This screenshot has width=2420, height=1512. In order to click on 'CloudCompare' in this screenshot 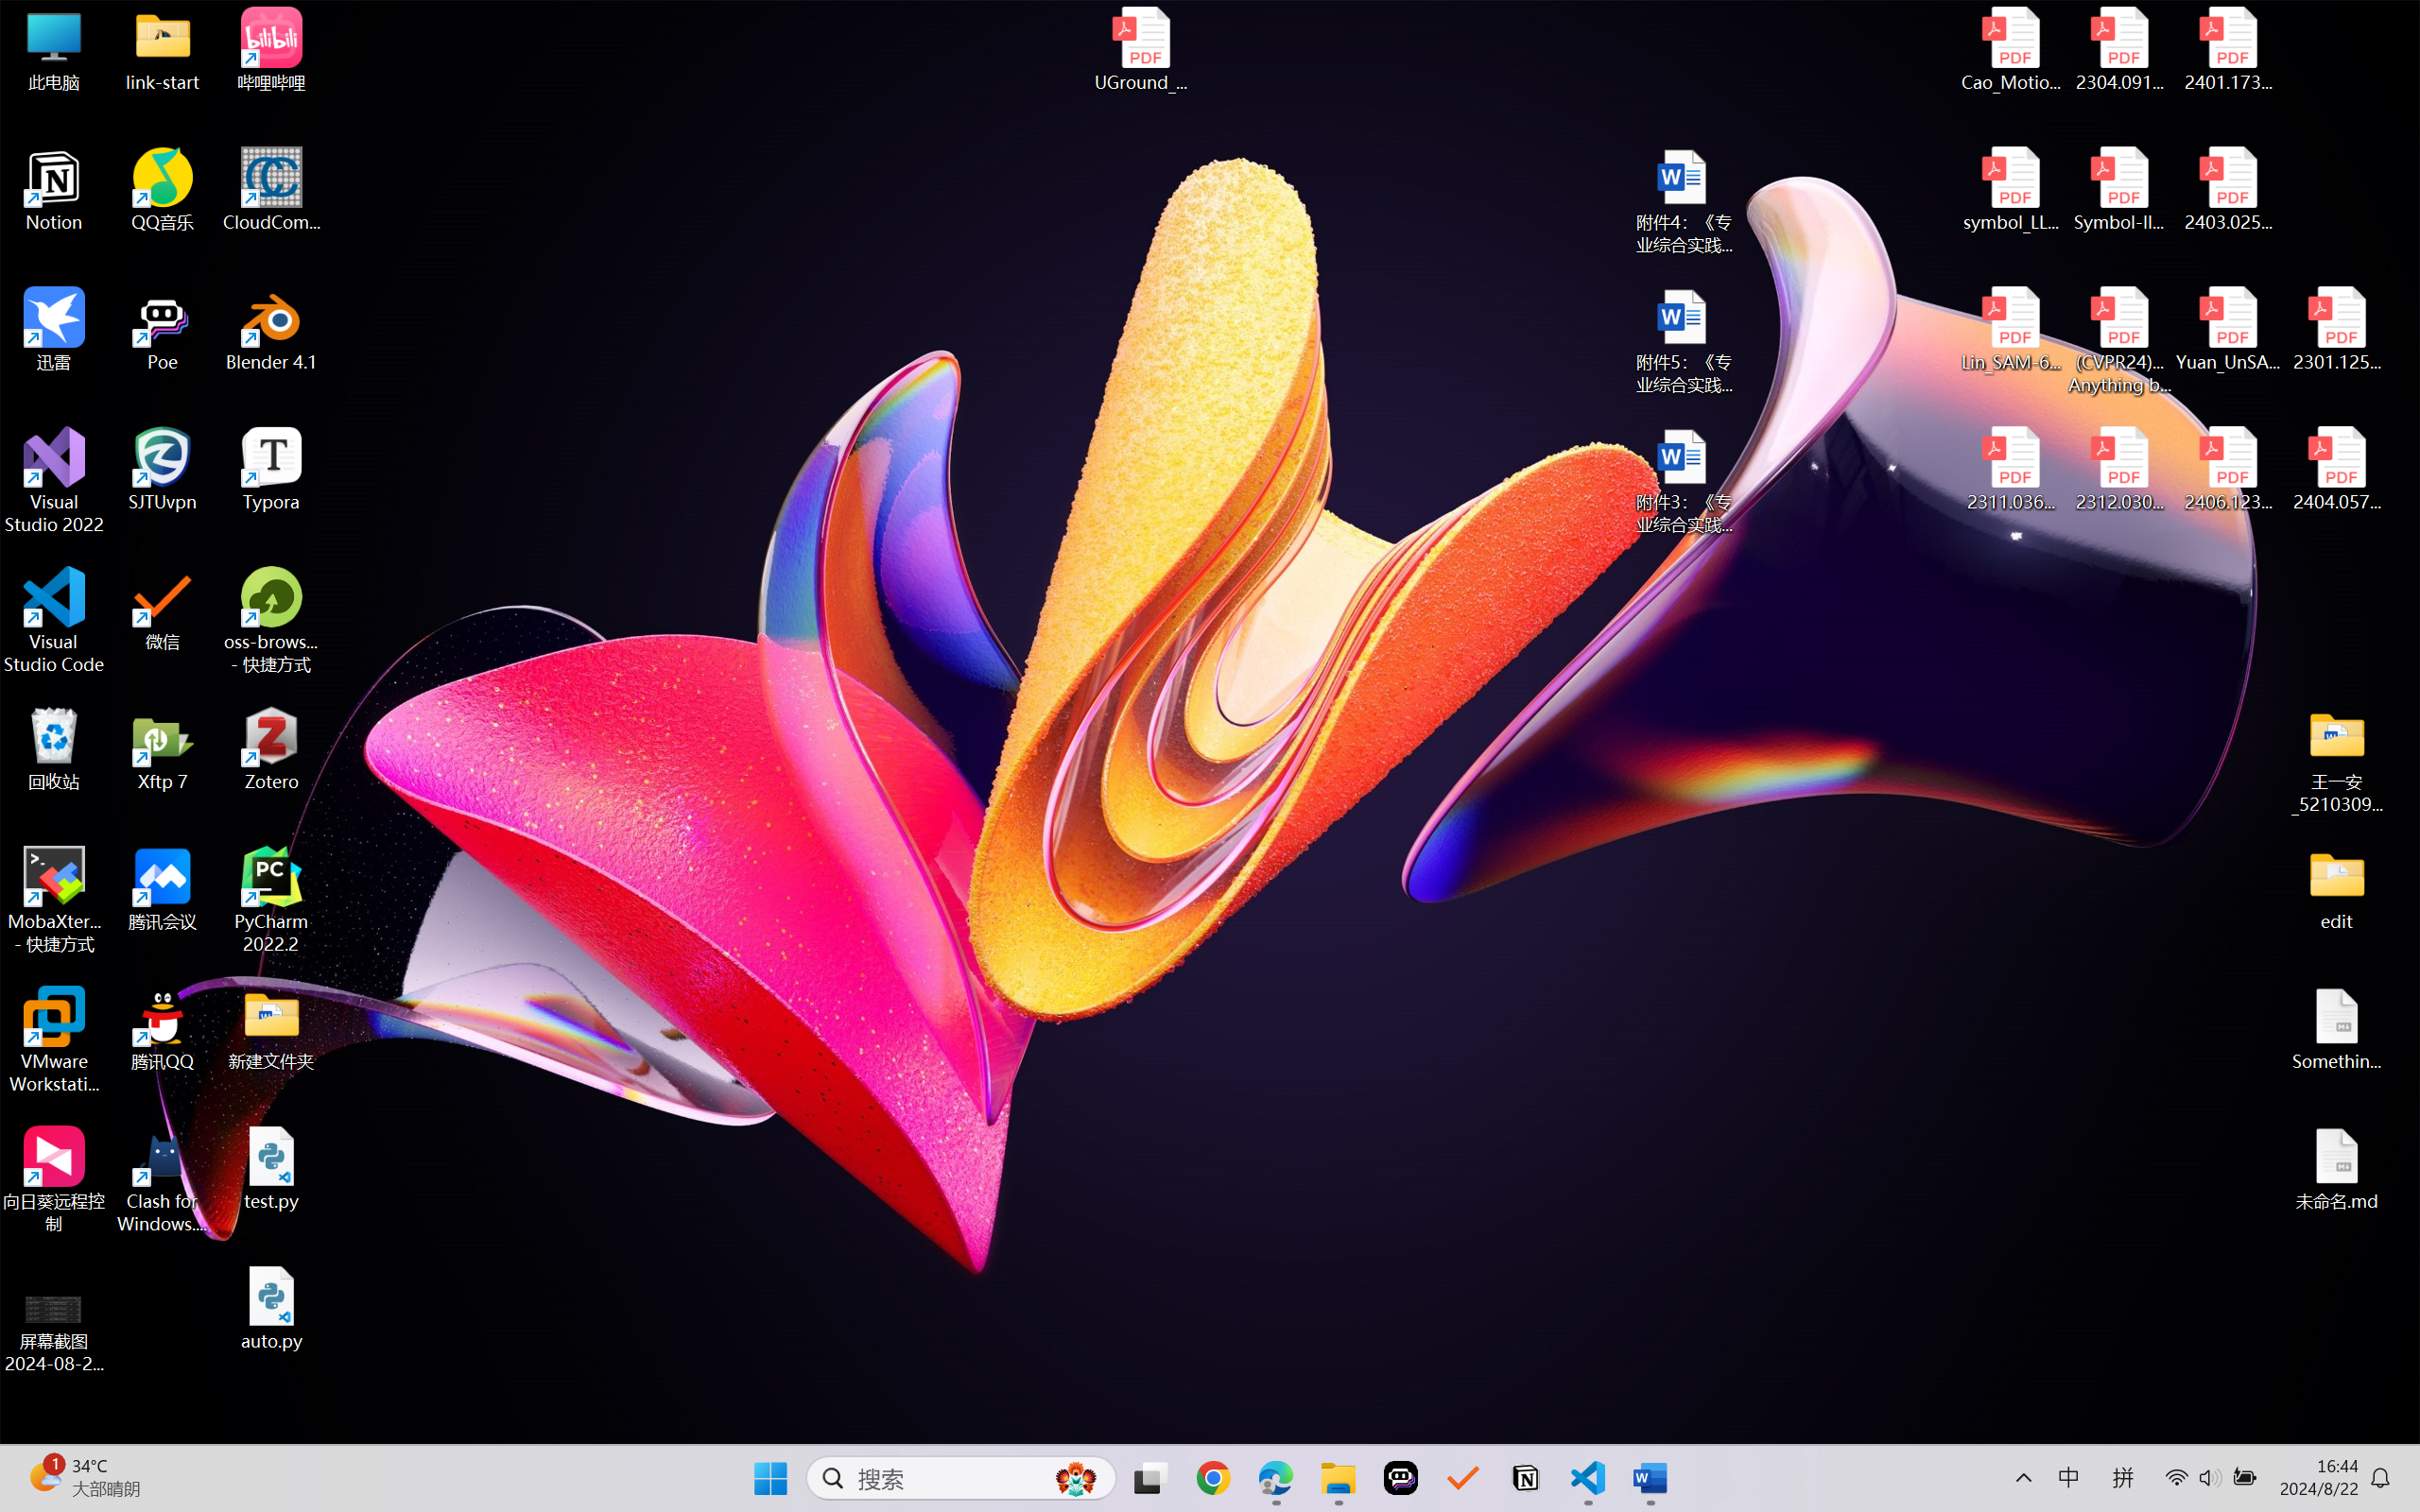, I will do `click(271, 190)`.